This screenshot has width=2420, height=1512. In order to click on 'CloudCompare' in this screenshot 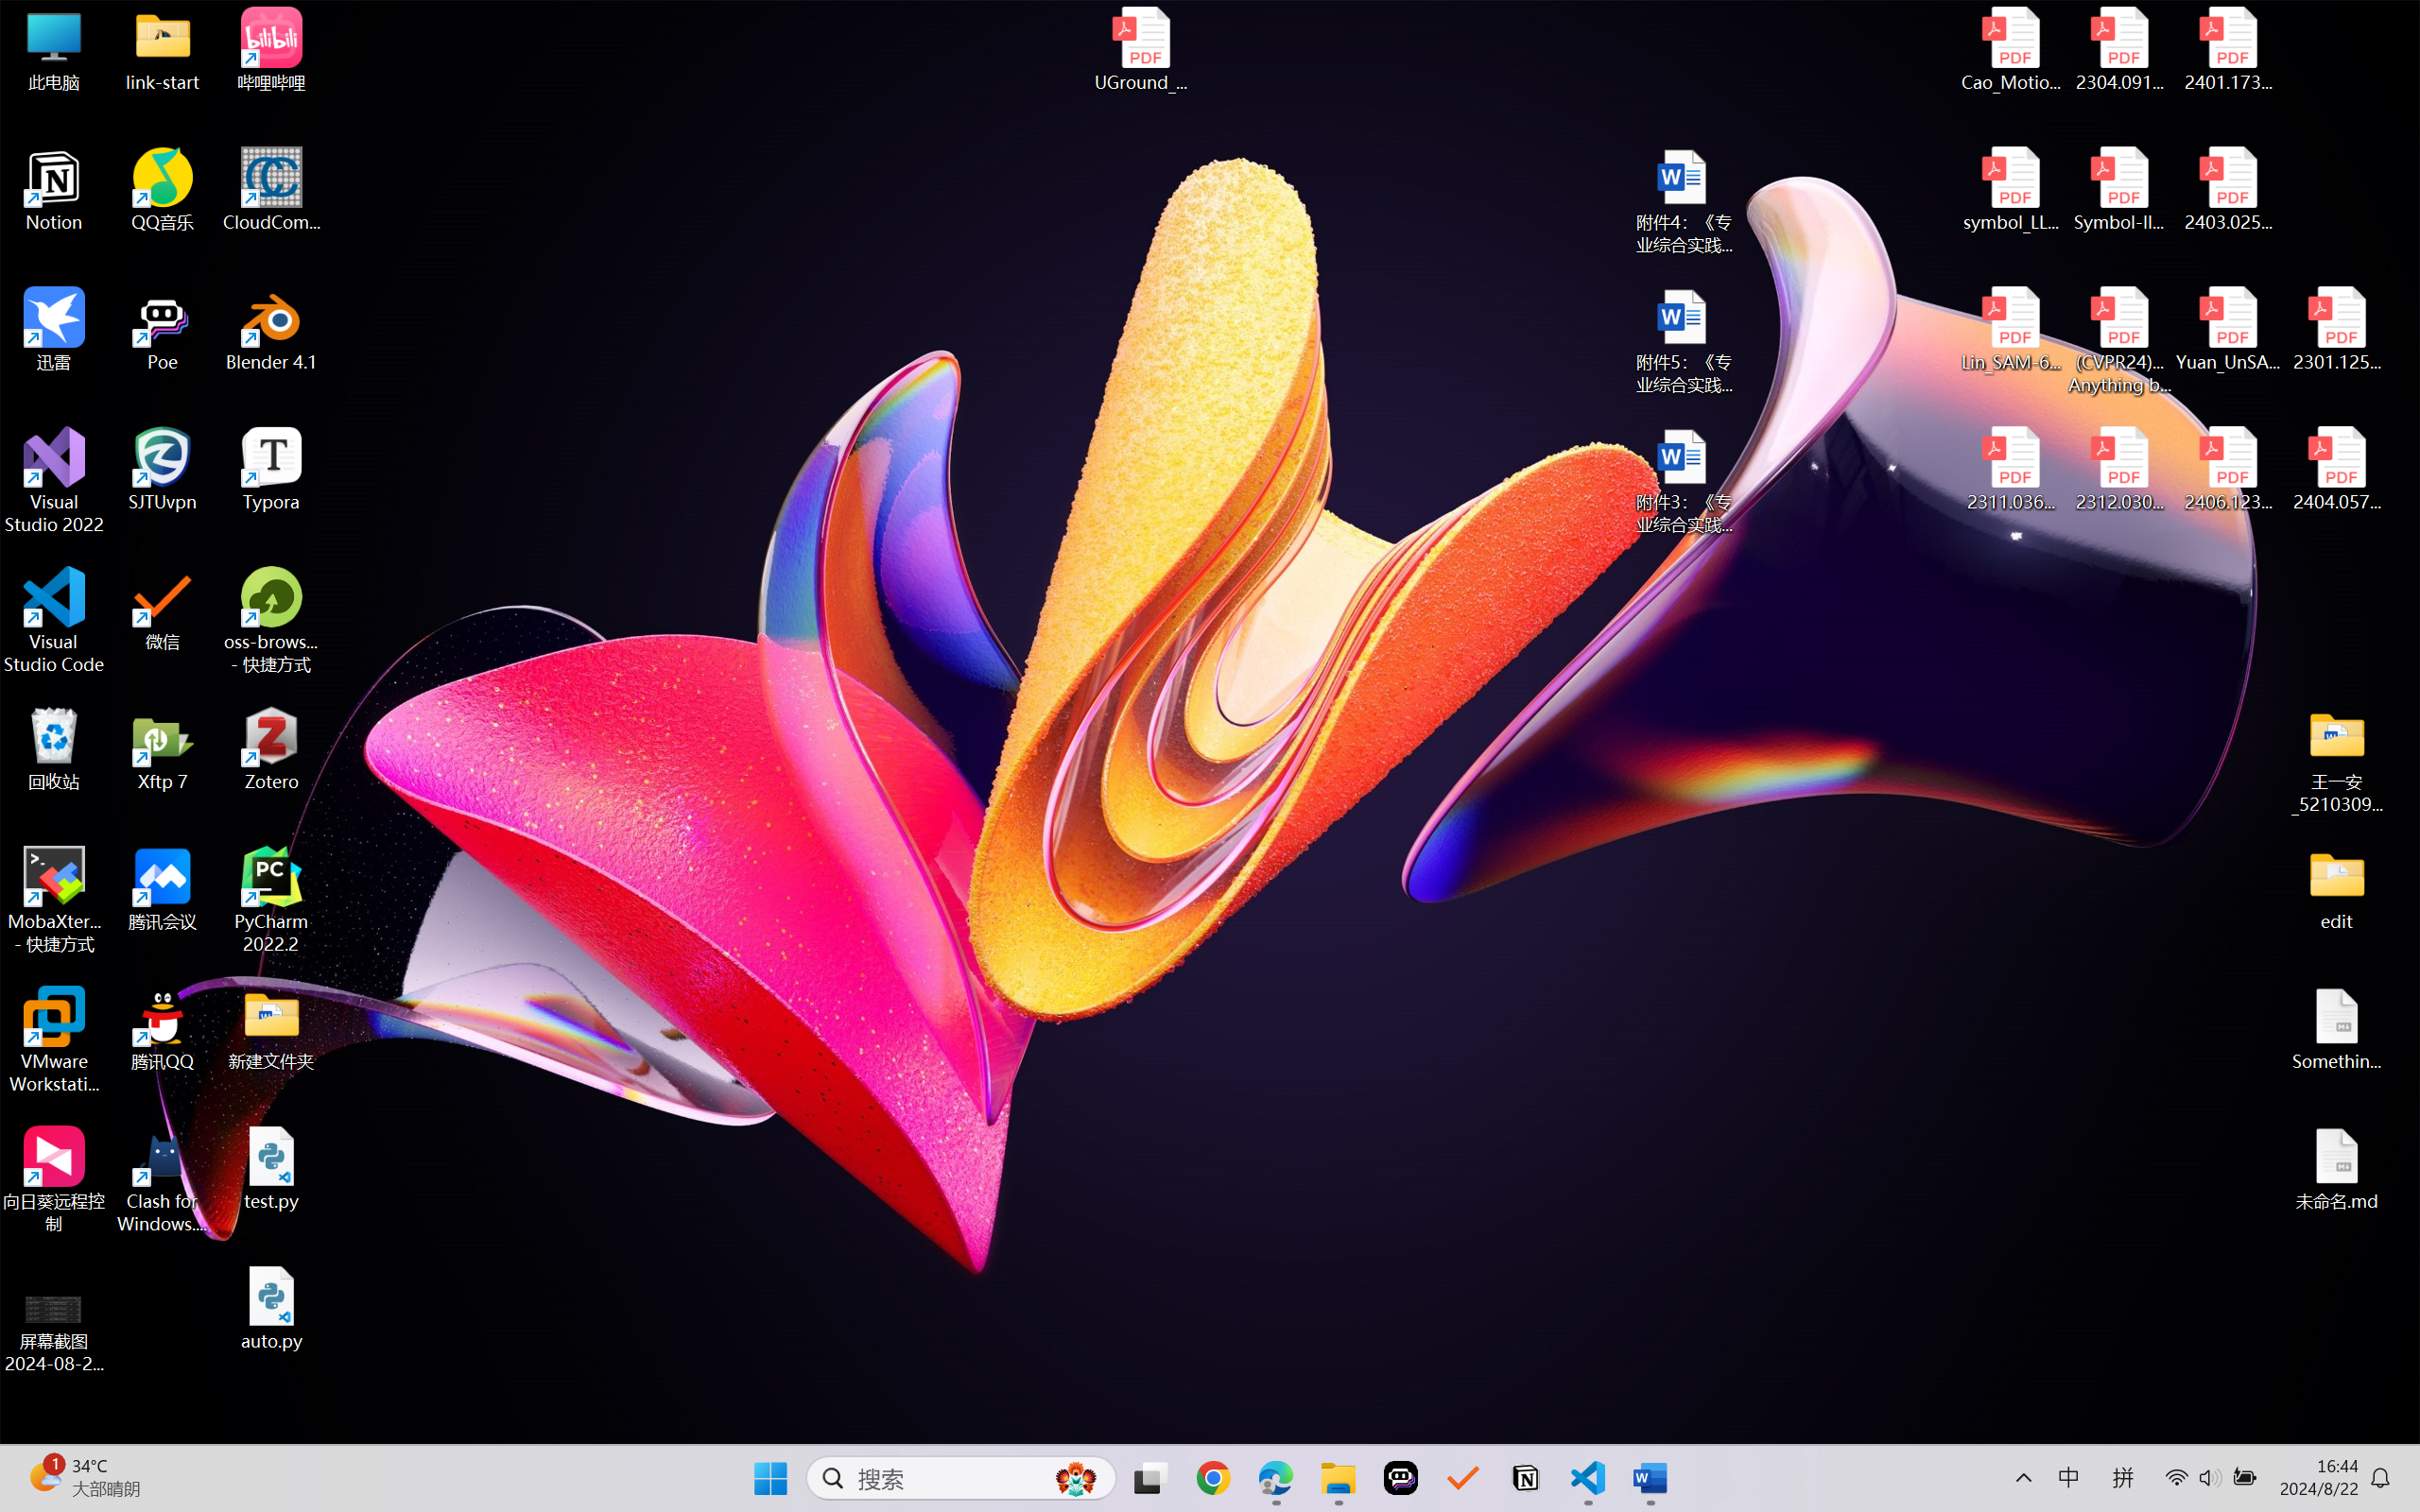, I will do `click(271, 190)`.